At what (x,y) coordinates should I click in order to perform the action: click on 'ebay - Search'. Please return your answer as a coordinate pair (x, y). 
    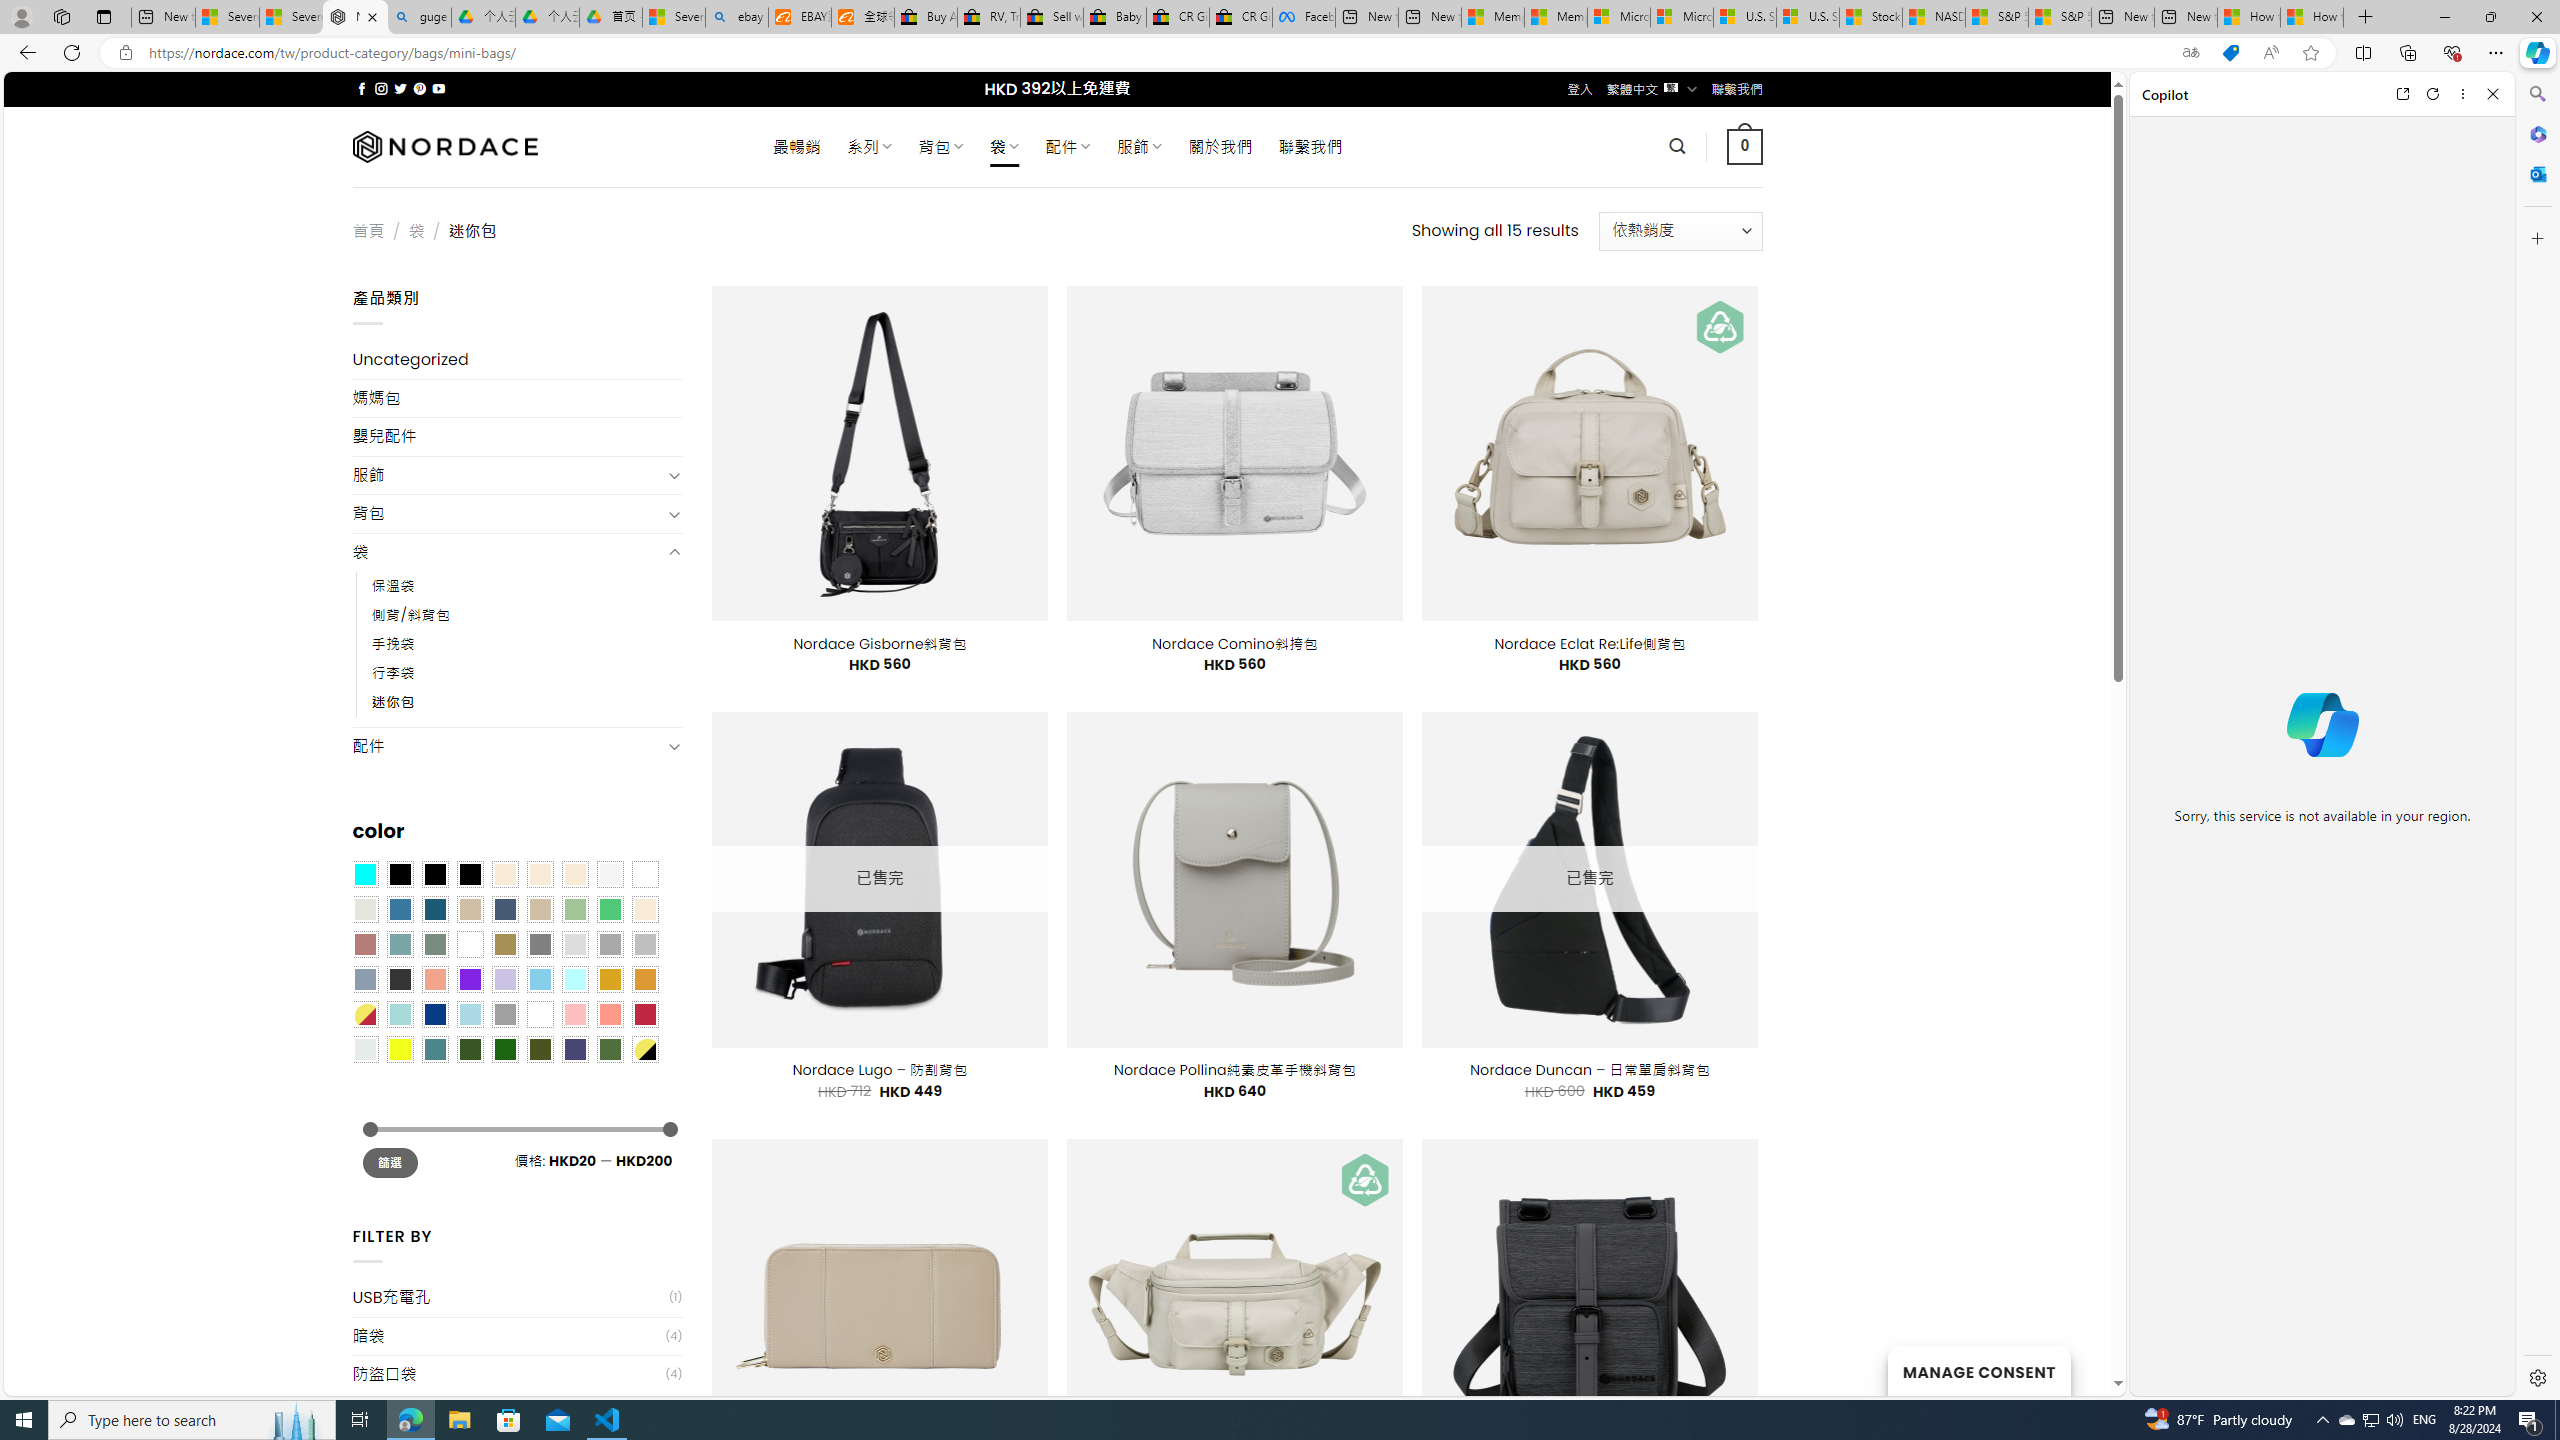
    Looking at the image, I should click on (737, 16).